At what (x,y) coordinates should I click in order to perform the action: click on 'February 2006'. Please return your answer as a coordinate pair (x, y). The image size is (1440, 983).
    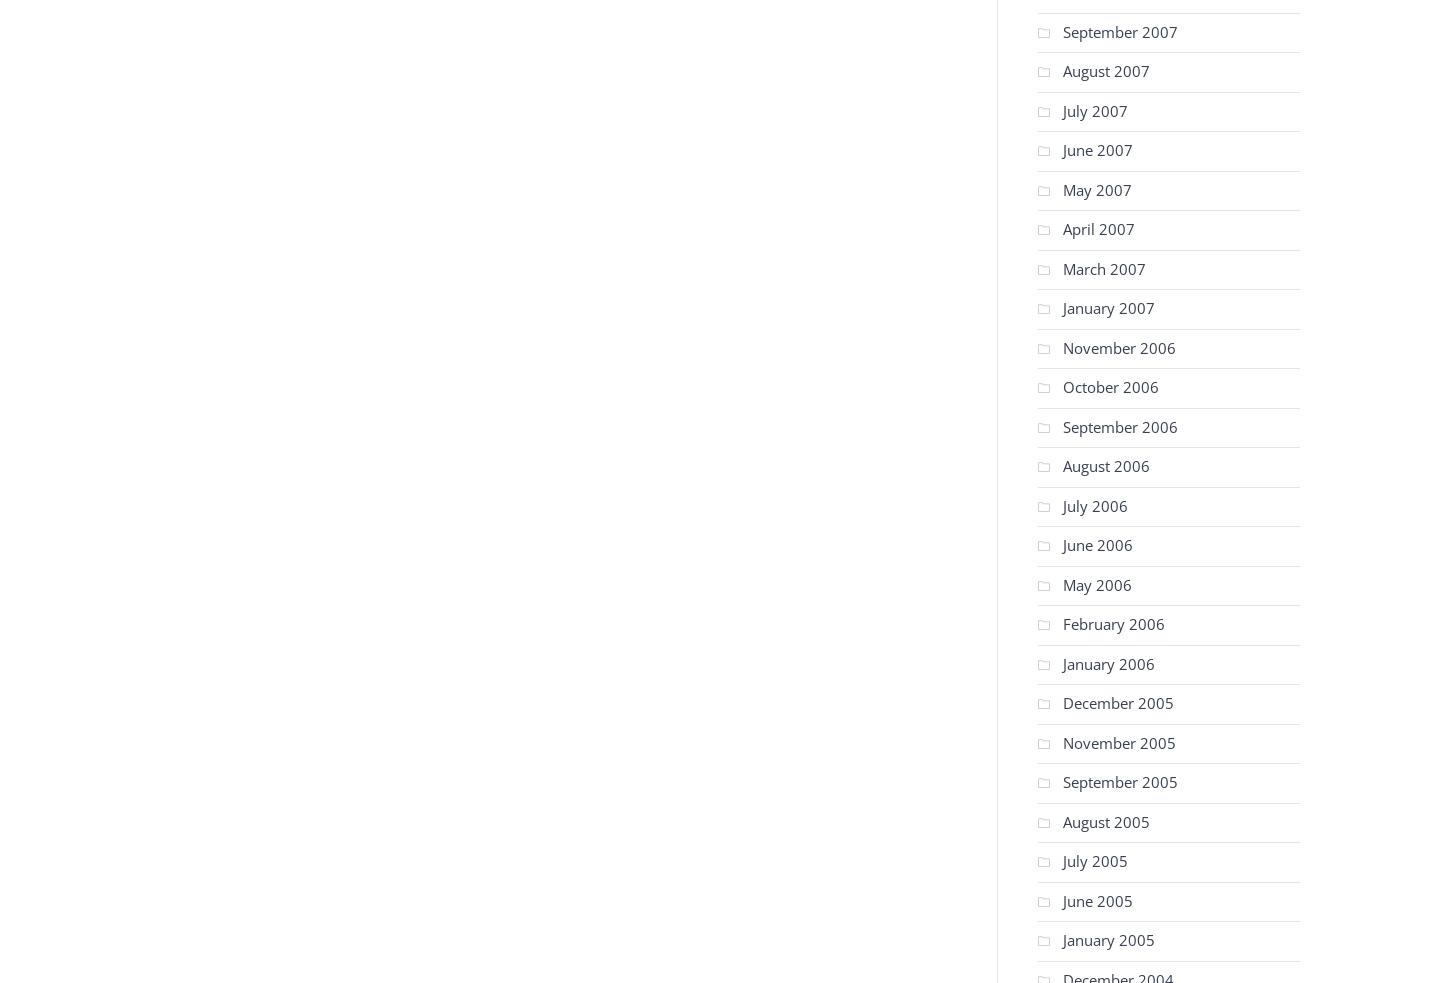
    Looking at the image, I should click on (1112, 624).